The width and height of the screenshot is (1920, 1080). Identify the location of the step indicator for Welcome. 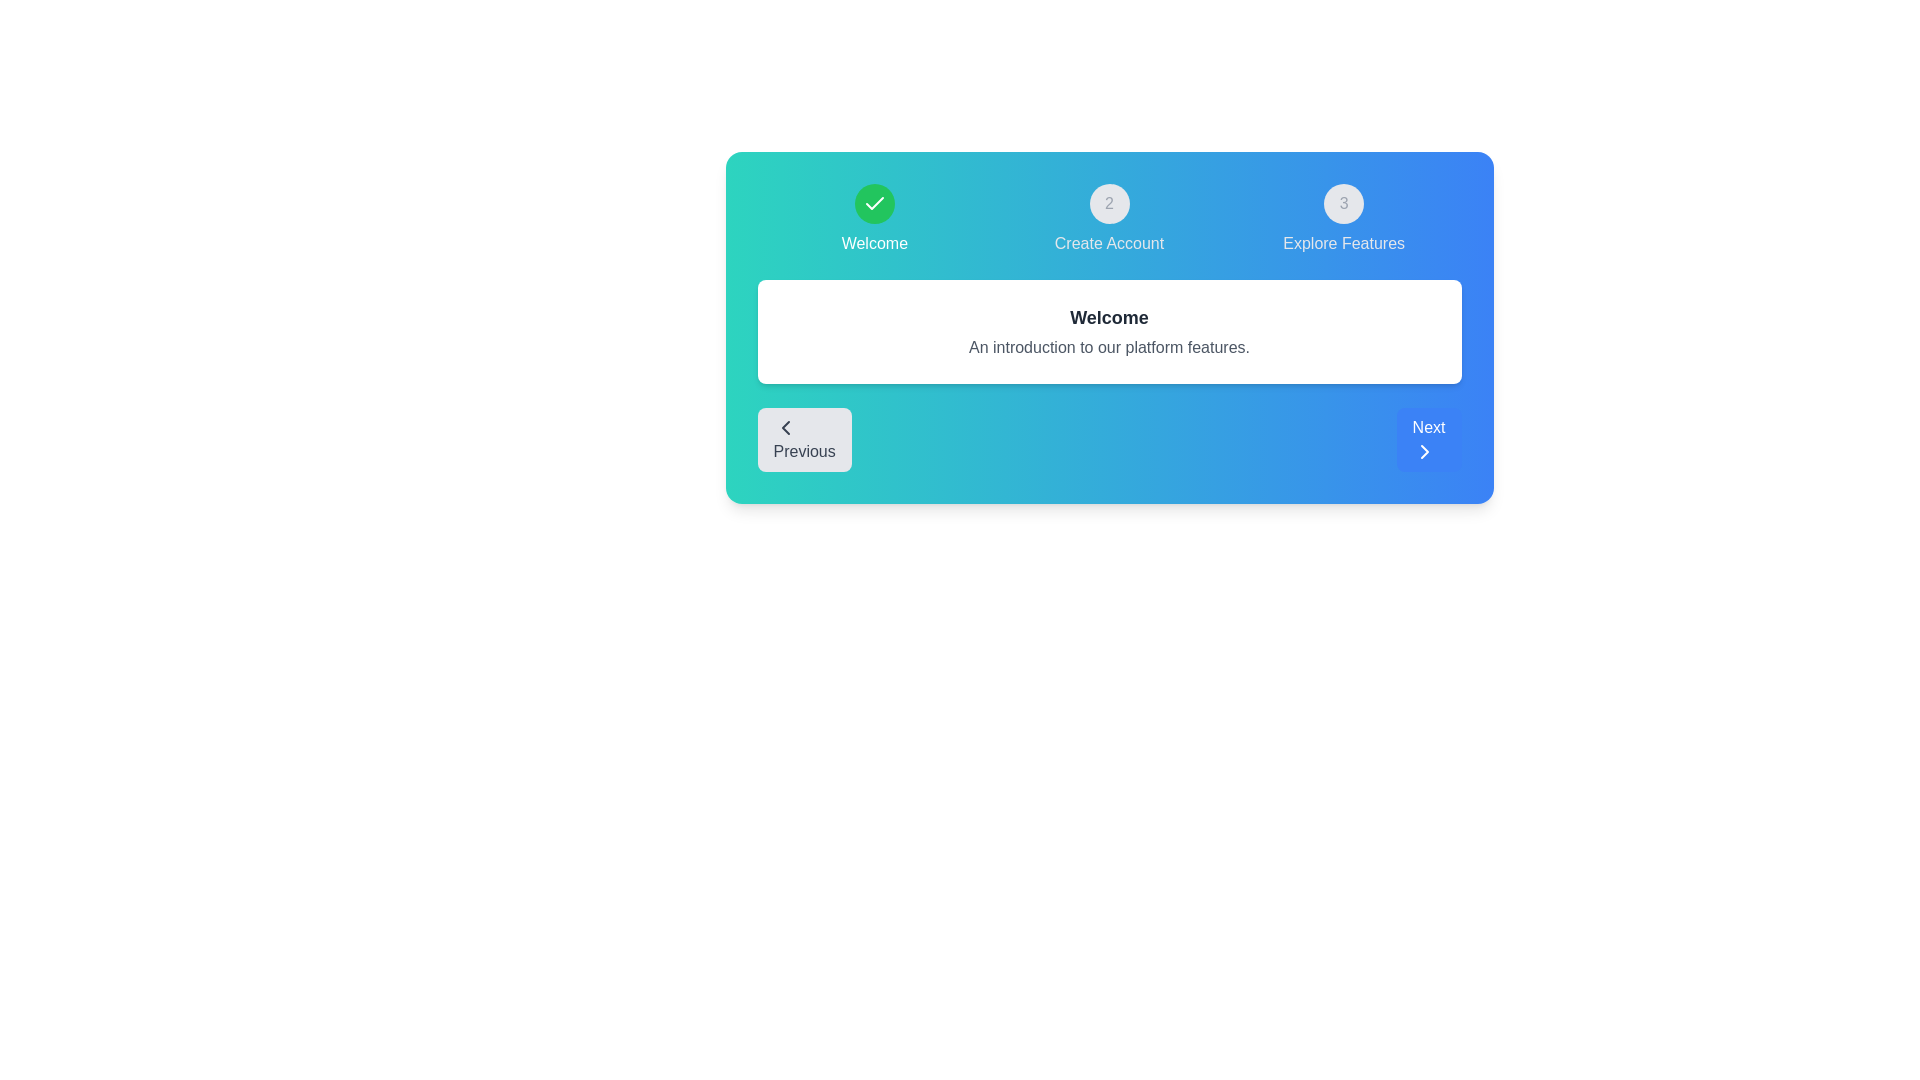
(874, 219).